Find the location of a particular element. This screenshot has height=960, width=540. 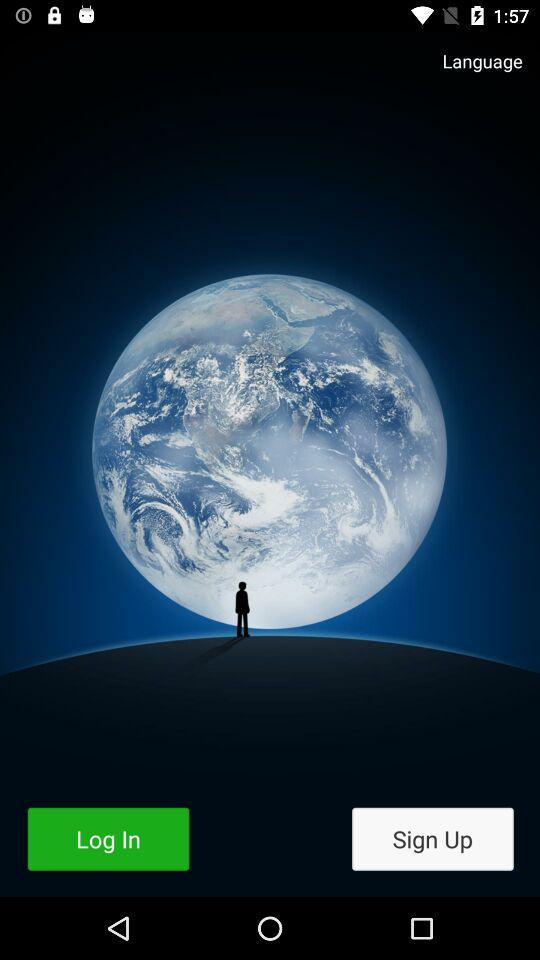

the sign up is located at coordinates (431, 839).